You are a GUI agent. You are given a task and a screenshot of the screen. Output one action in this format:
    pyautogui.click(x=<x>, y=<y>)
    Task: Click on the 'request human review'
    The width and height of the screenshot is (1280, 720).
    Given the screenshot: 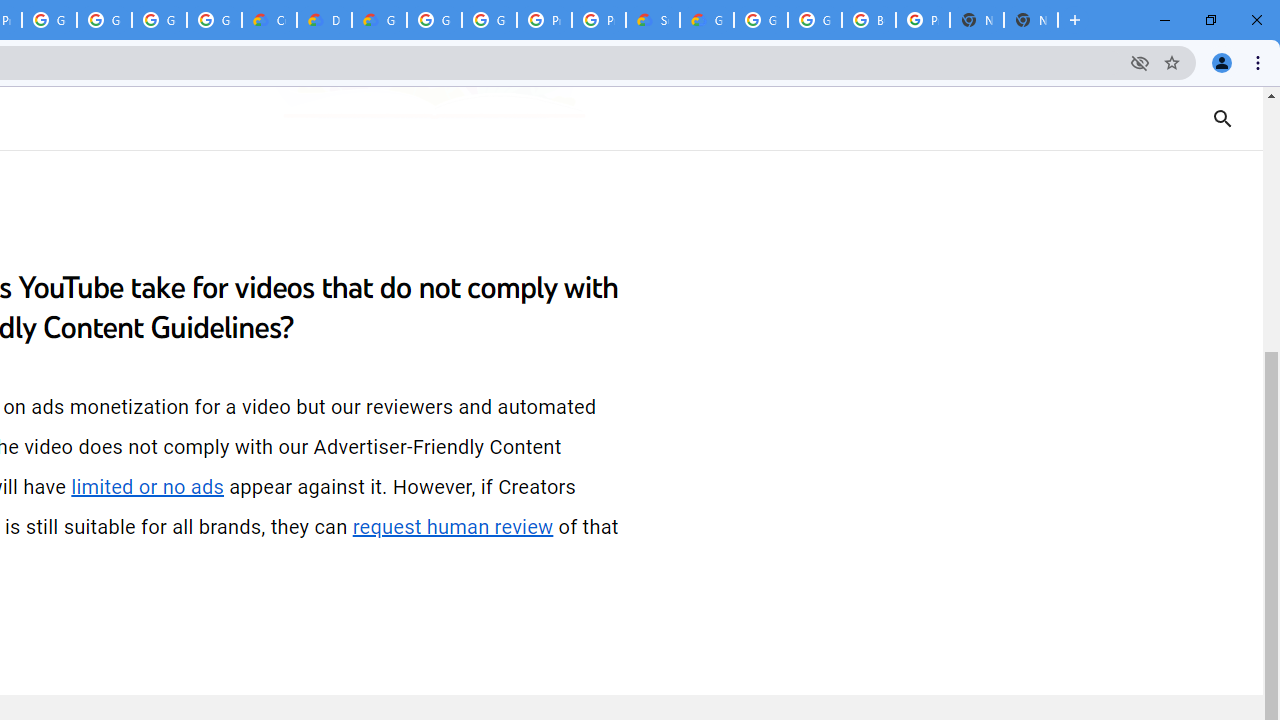 What is the action you would take?
    pyautogui.click(x=452, y=526)
    